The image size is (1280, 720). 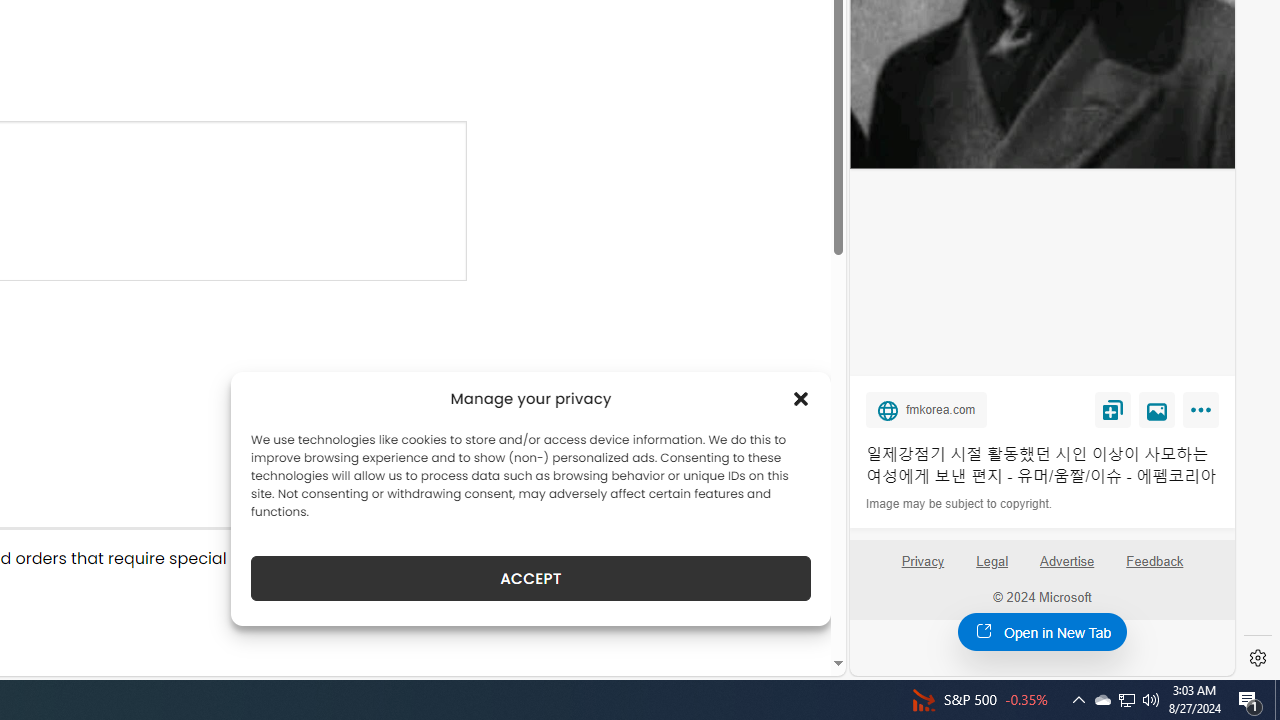 I want to click on 'Open in New Tab', so click(x=1041, y=631).